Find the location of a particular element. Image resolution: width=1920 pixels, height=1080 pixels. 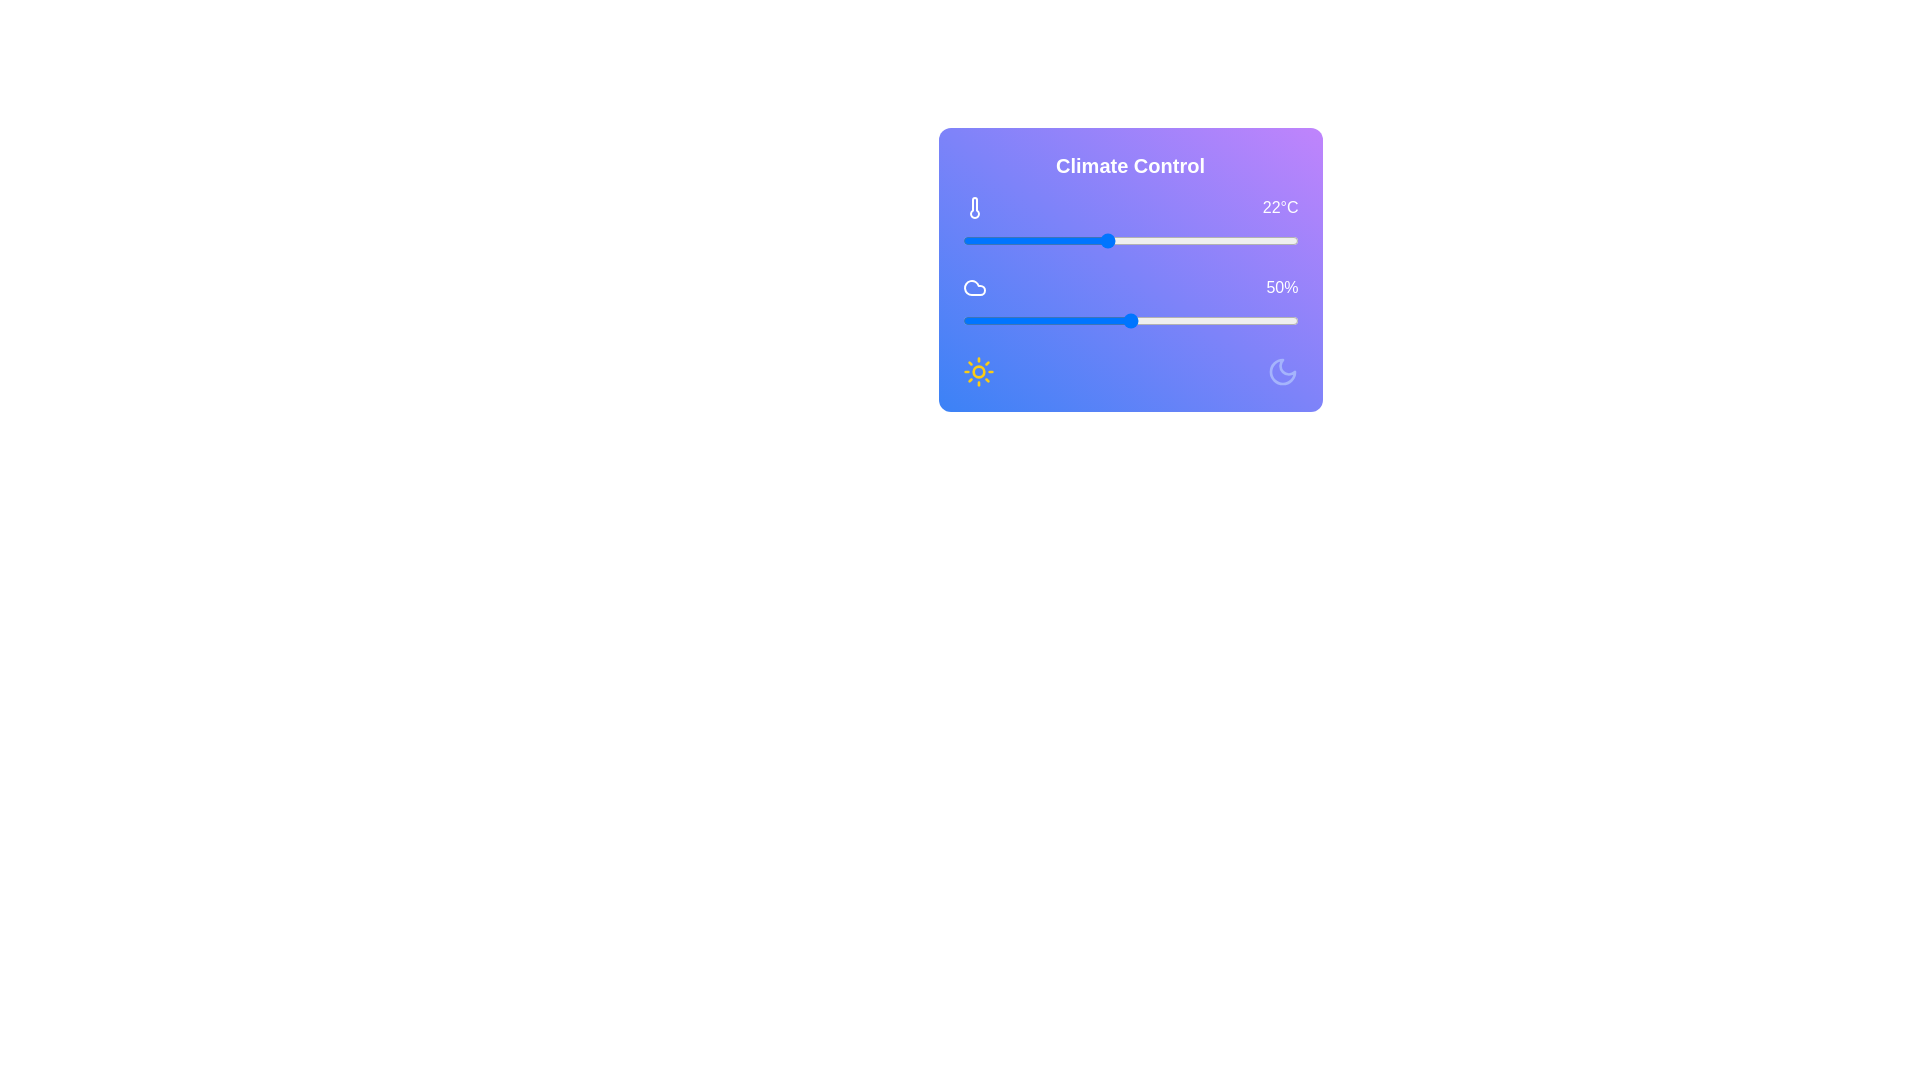

the slider value is located at coordinates (1175, 319).